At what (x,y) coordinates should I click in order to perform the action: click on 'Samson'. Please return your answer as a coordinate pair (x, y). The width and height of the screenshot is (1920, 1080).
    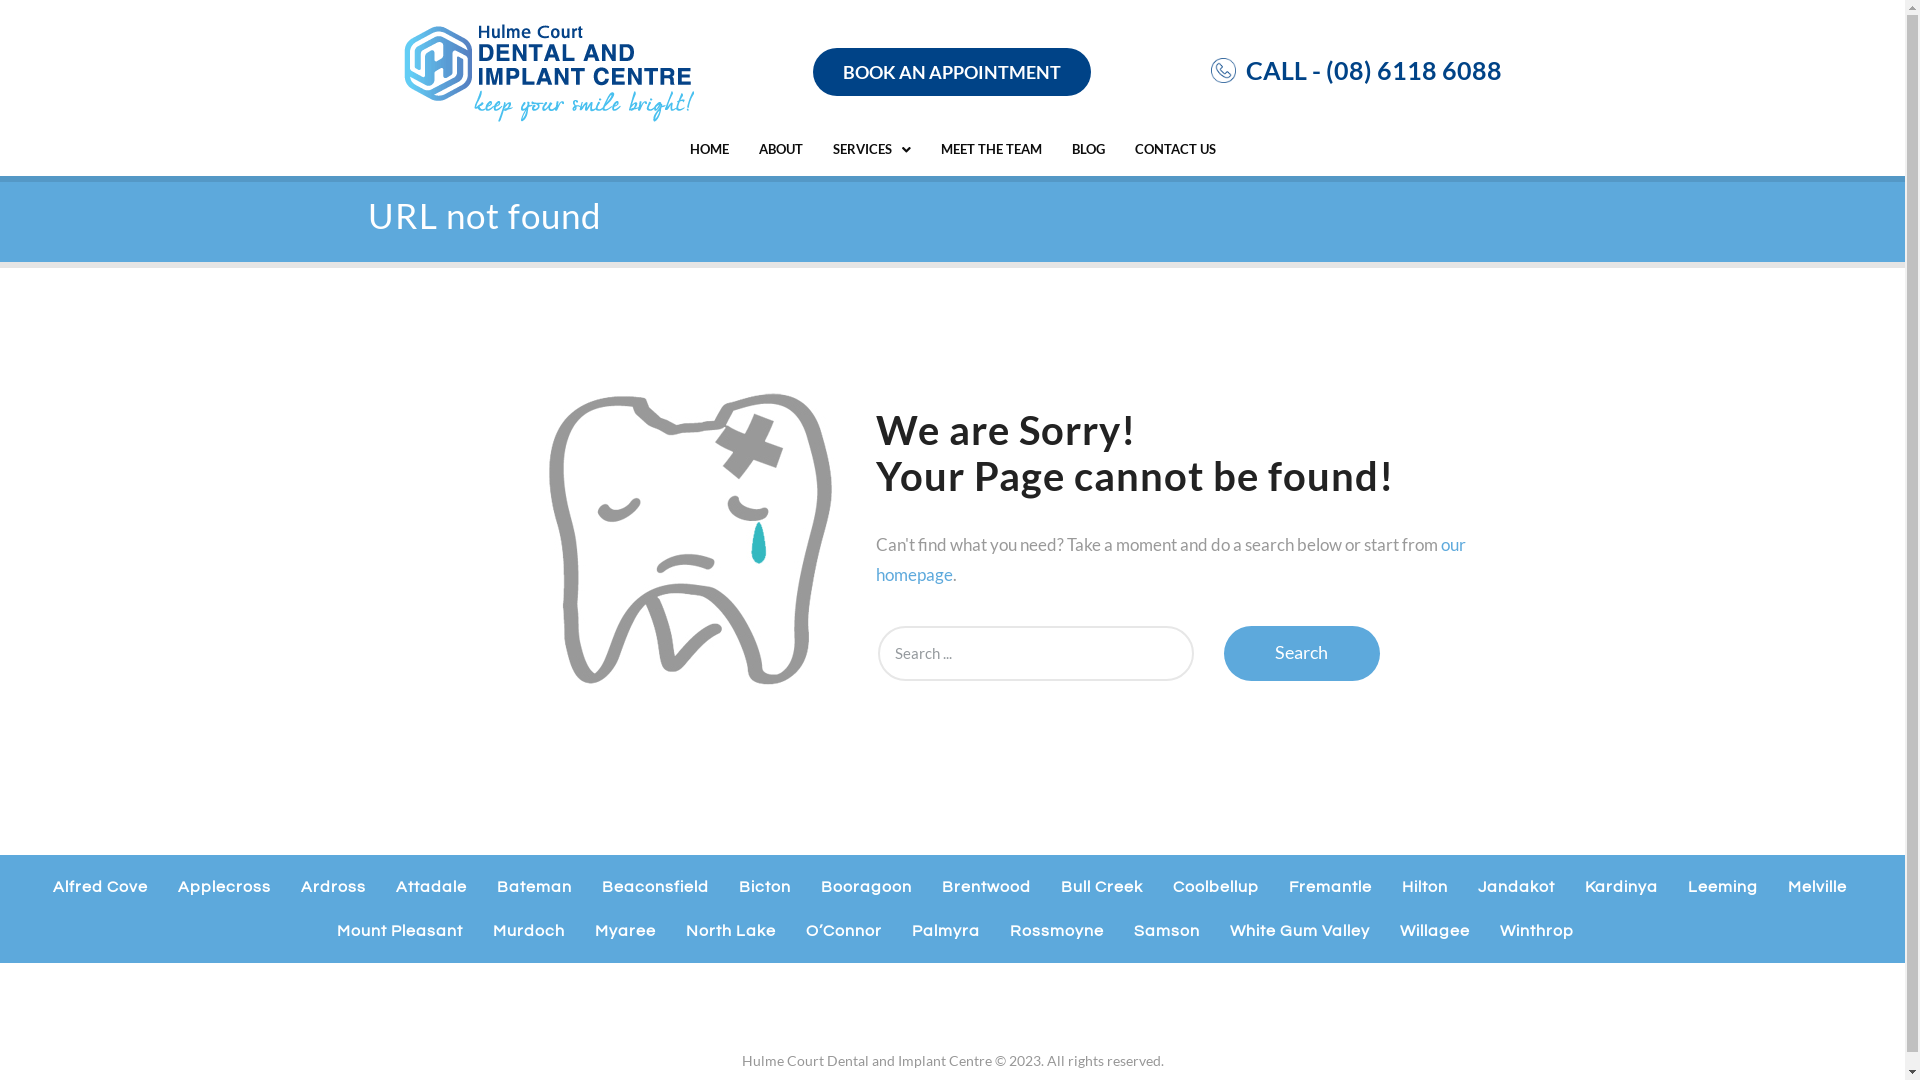
    Looking at the image, I should click on (1166, 930).